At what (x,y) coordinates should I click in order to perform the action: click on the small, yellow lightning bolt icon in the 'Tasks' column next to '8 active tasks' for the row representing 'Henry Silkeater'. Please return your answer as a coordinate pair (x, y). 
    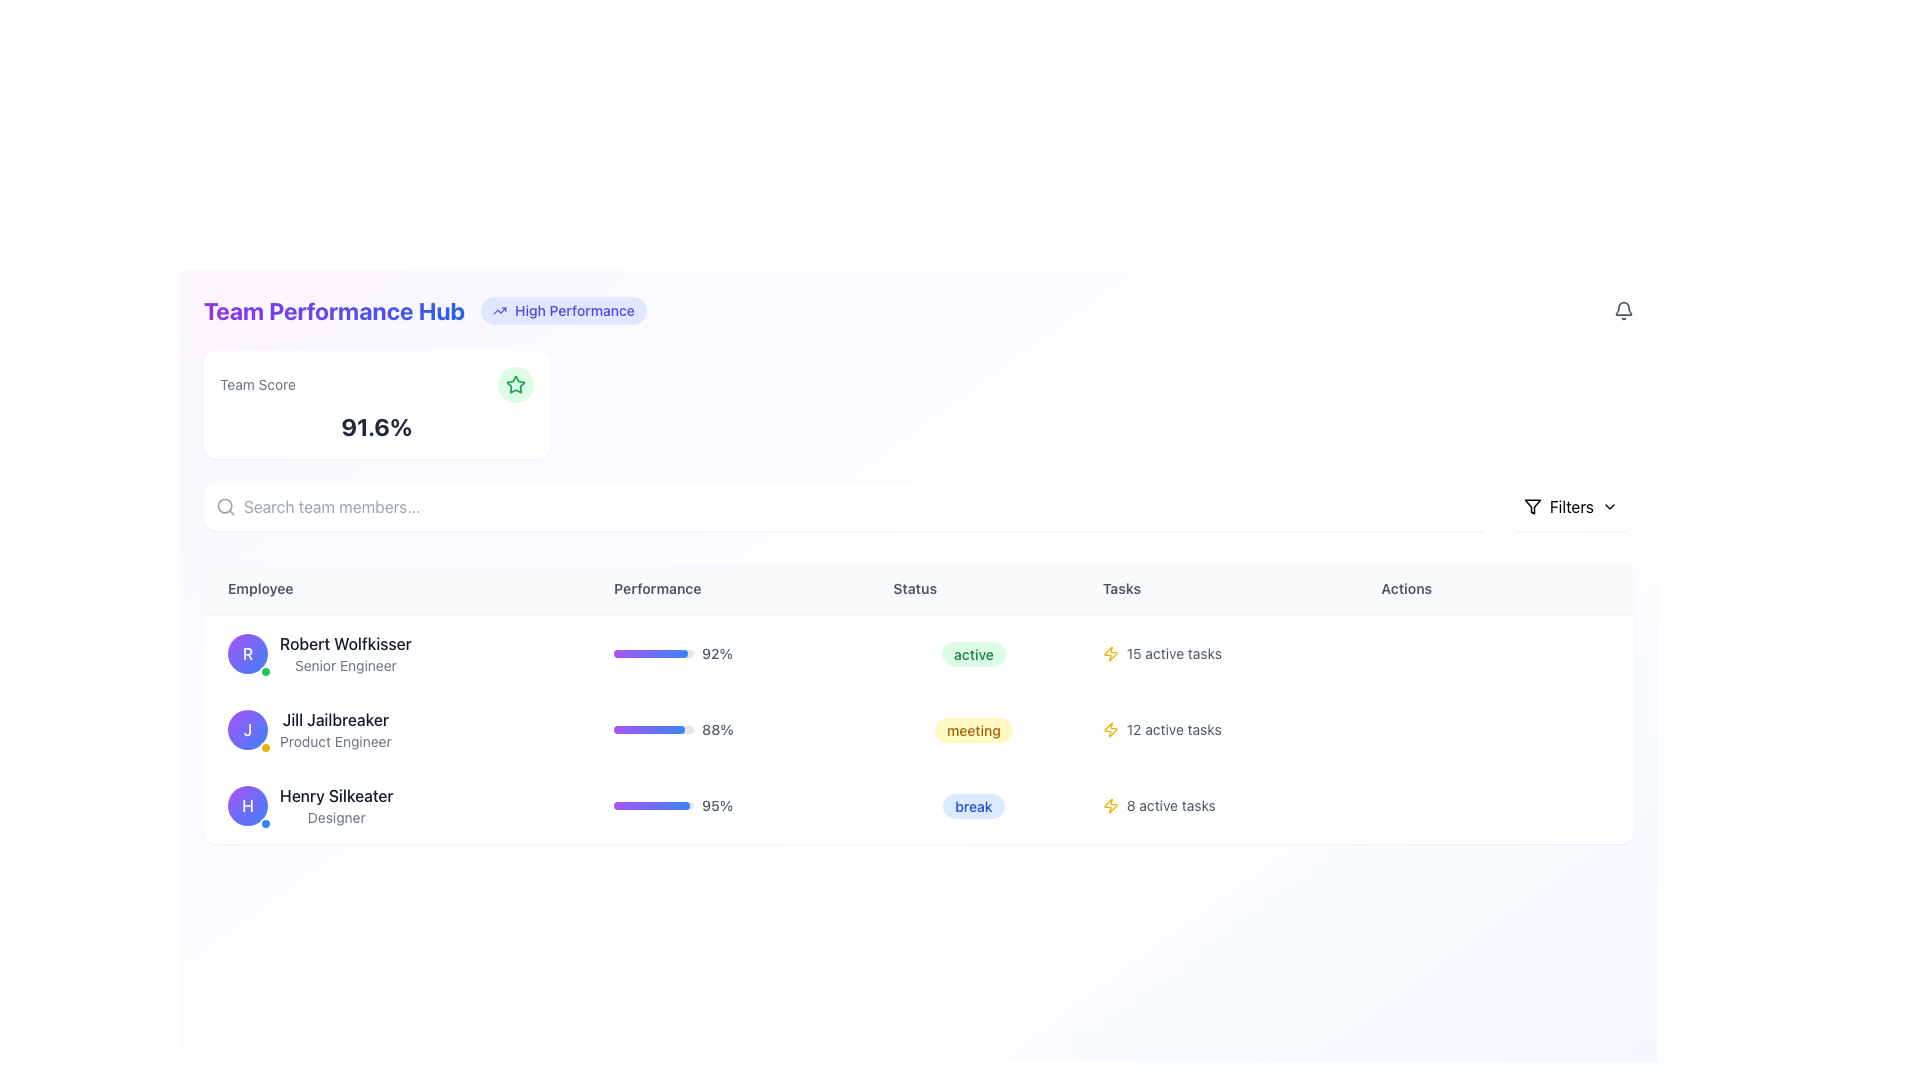
    Looking at the image, I should click on (1109, 805).